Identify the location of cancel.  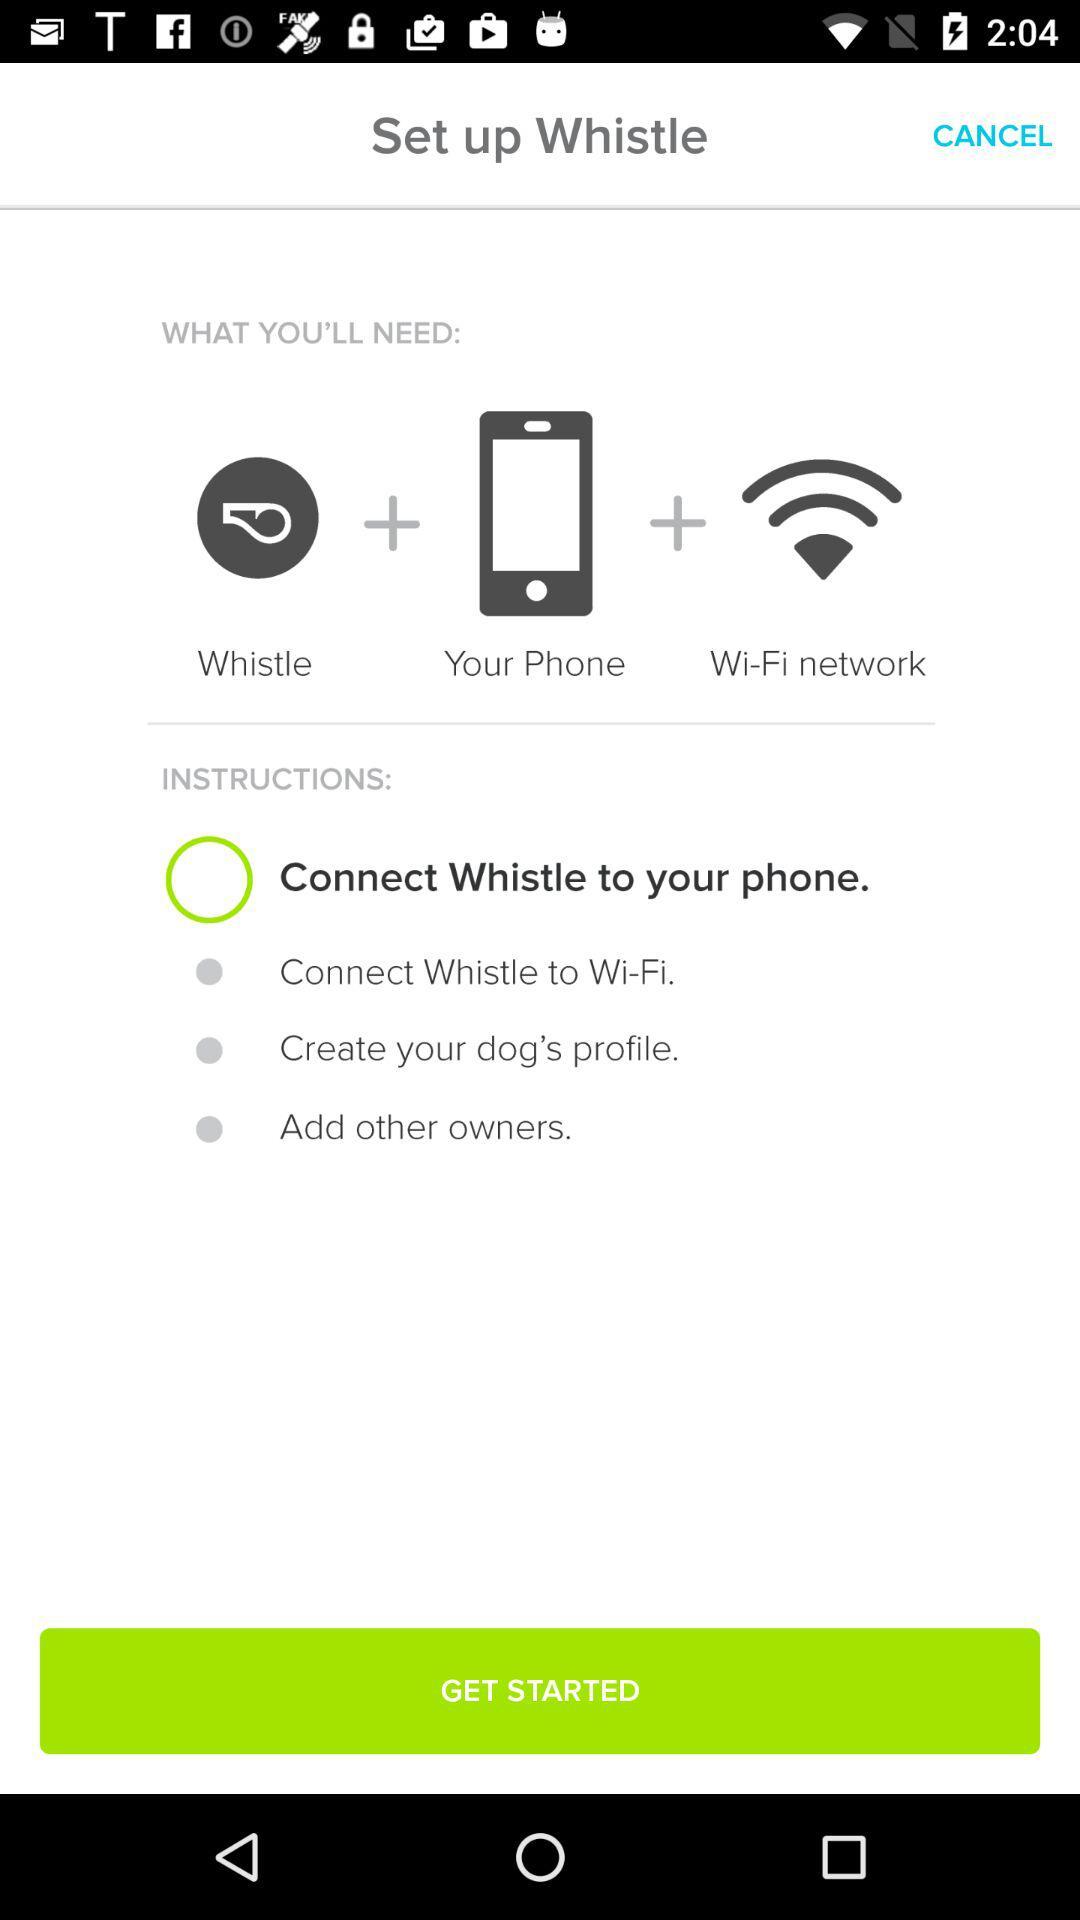
(992, 135).